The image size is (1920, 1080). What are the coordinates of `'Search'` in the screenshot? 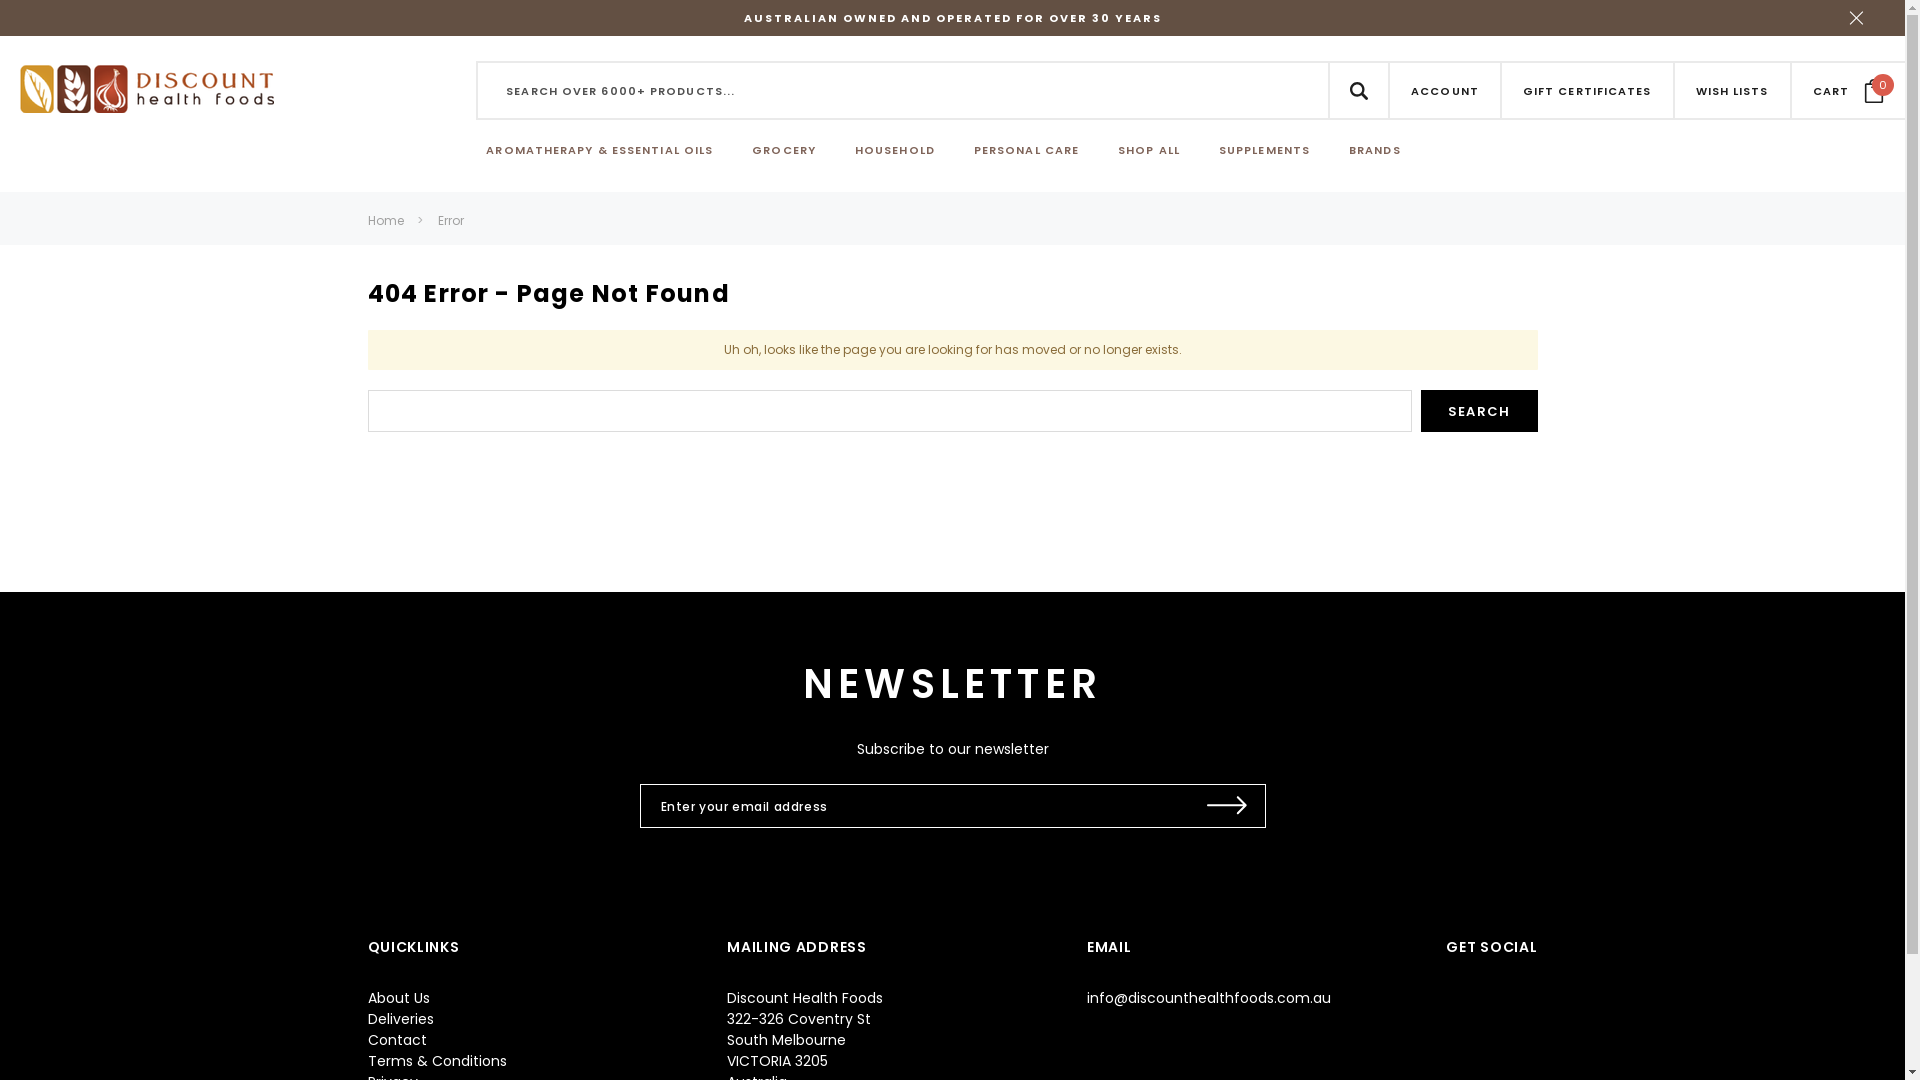 It's located at (1479, 410).